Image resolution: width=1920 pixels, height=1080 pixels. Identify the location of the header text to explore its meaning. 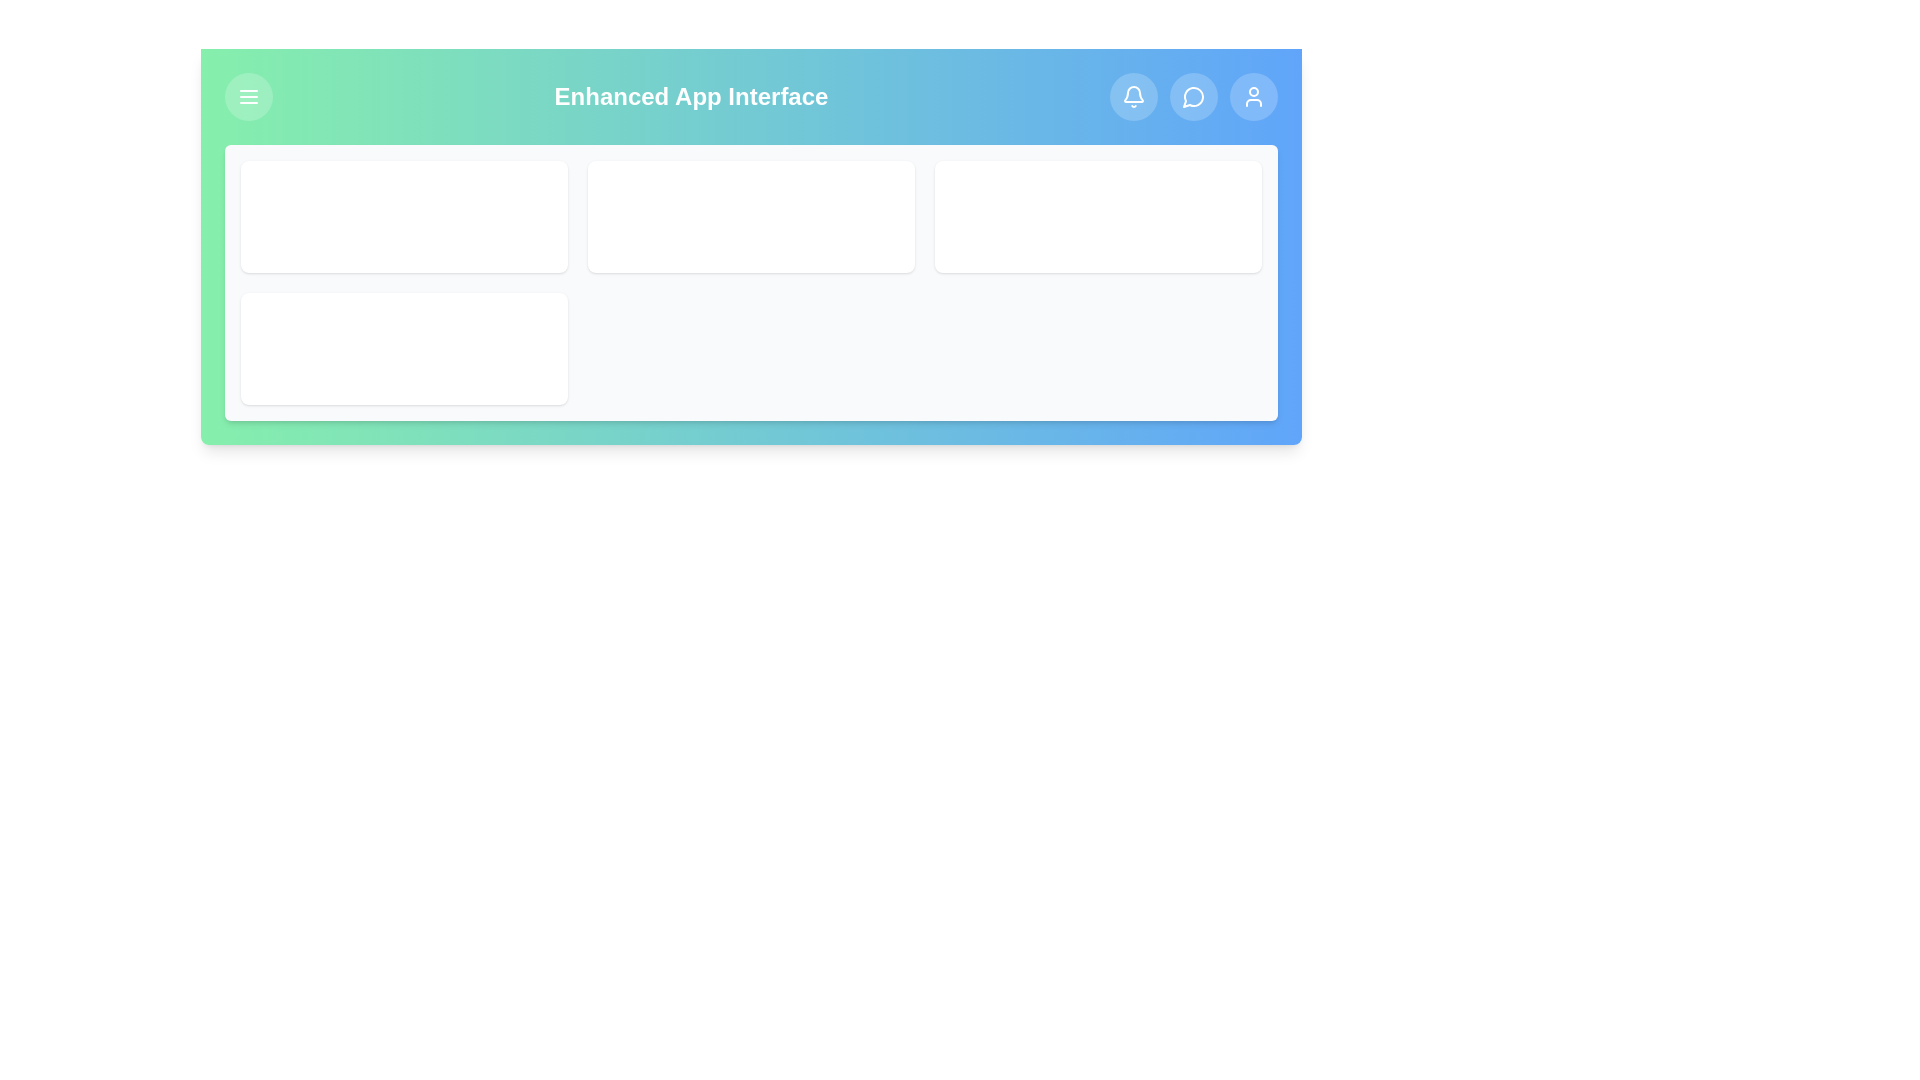
(750, 96).